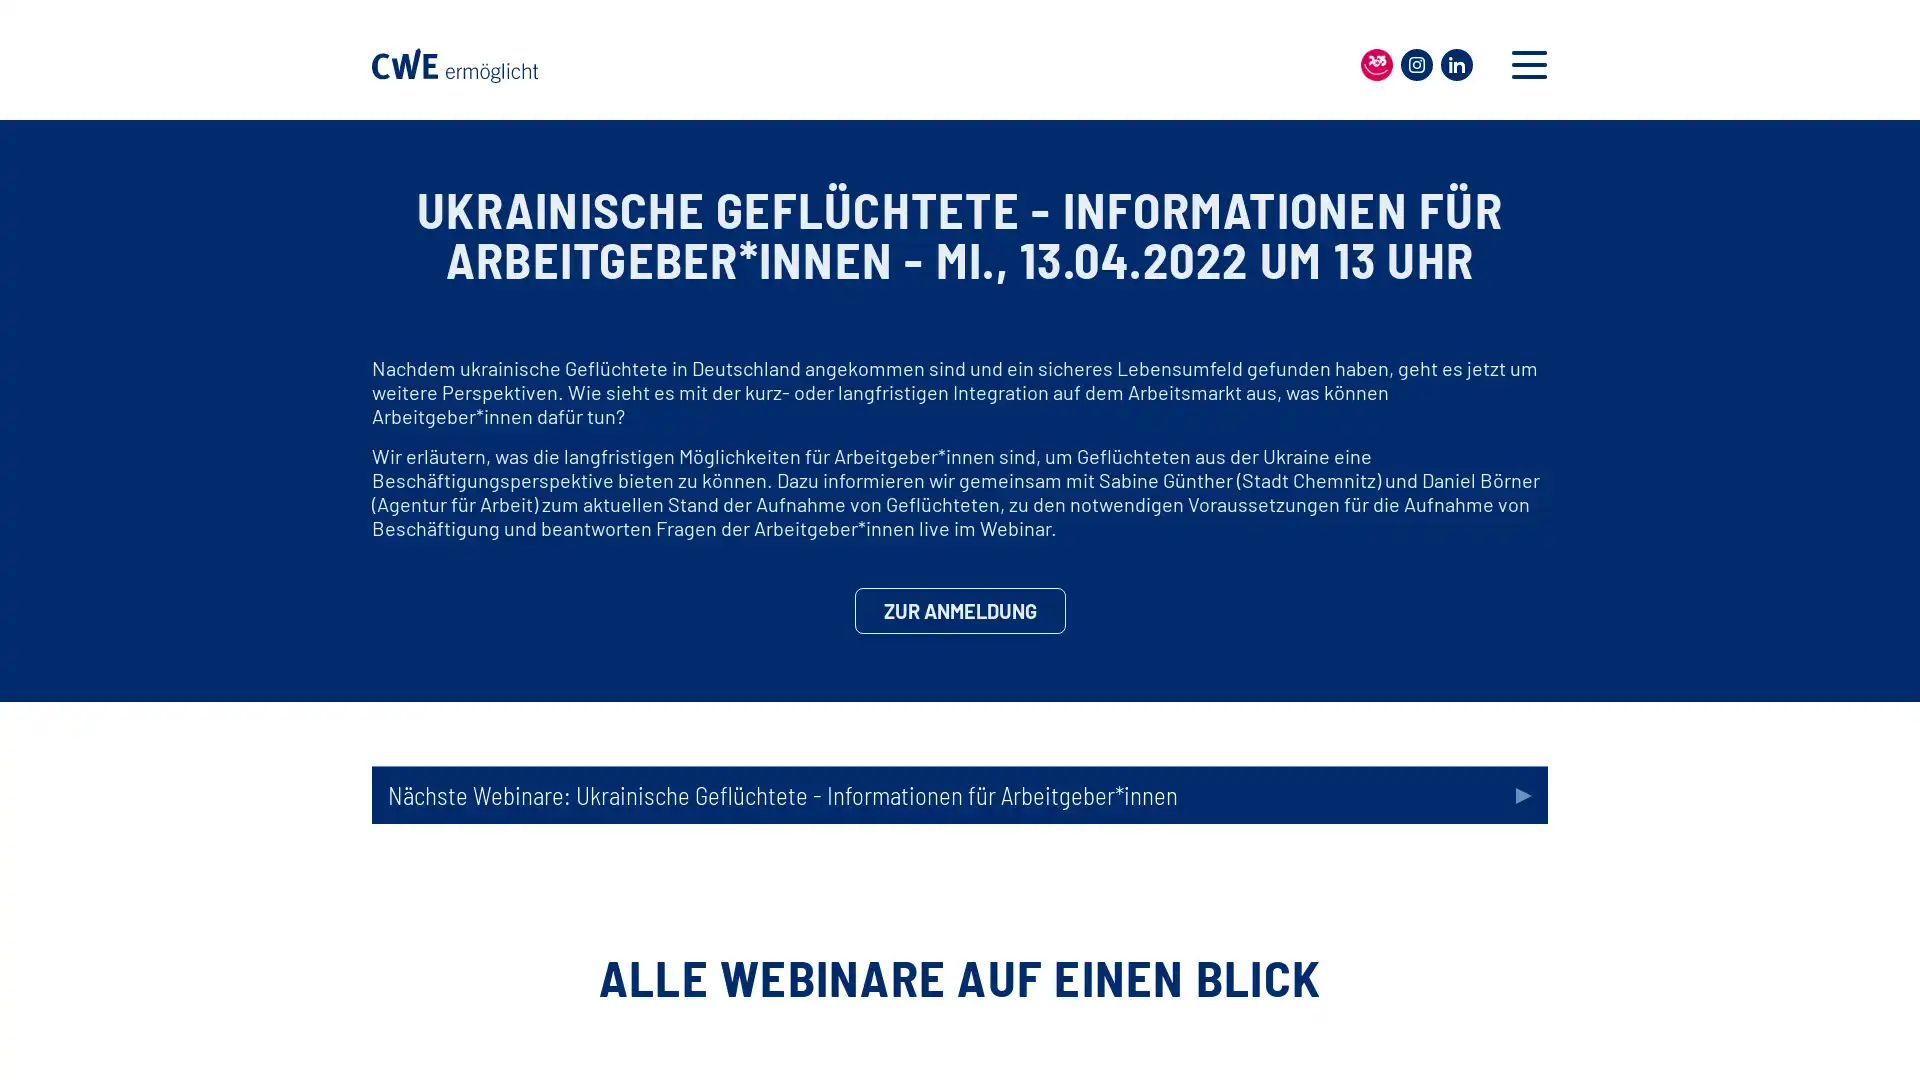  What do you see at coordinates (958, 609) in the screenshot?
I see `ZUR ANMELDUNG` at bounding box center [958, 609].